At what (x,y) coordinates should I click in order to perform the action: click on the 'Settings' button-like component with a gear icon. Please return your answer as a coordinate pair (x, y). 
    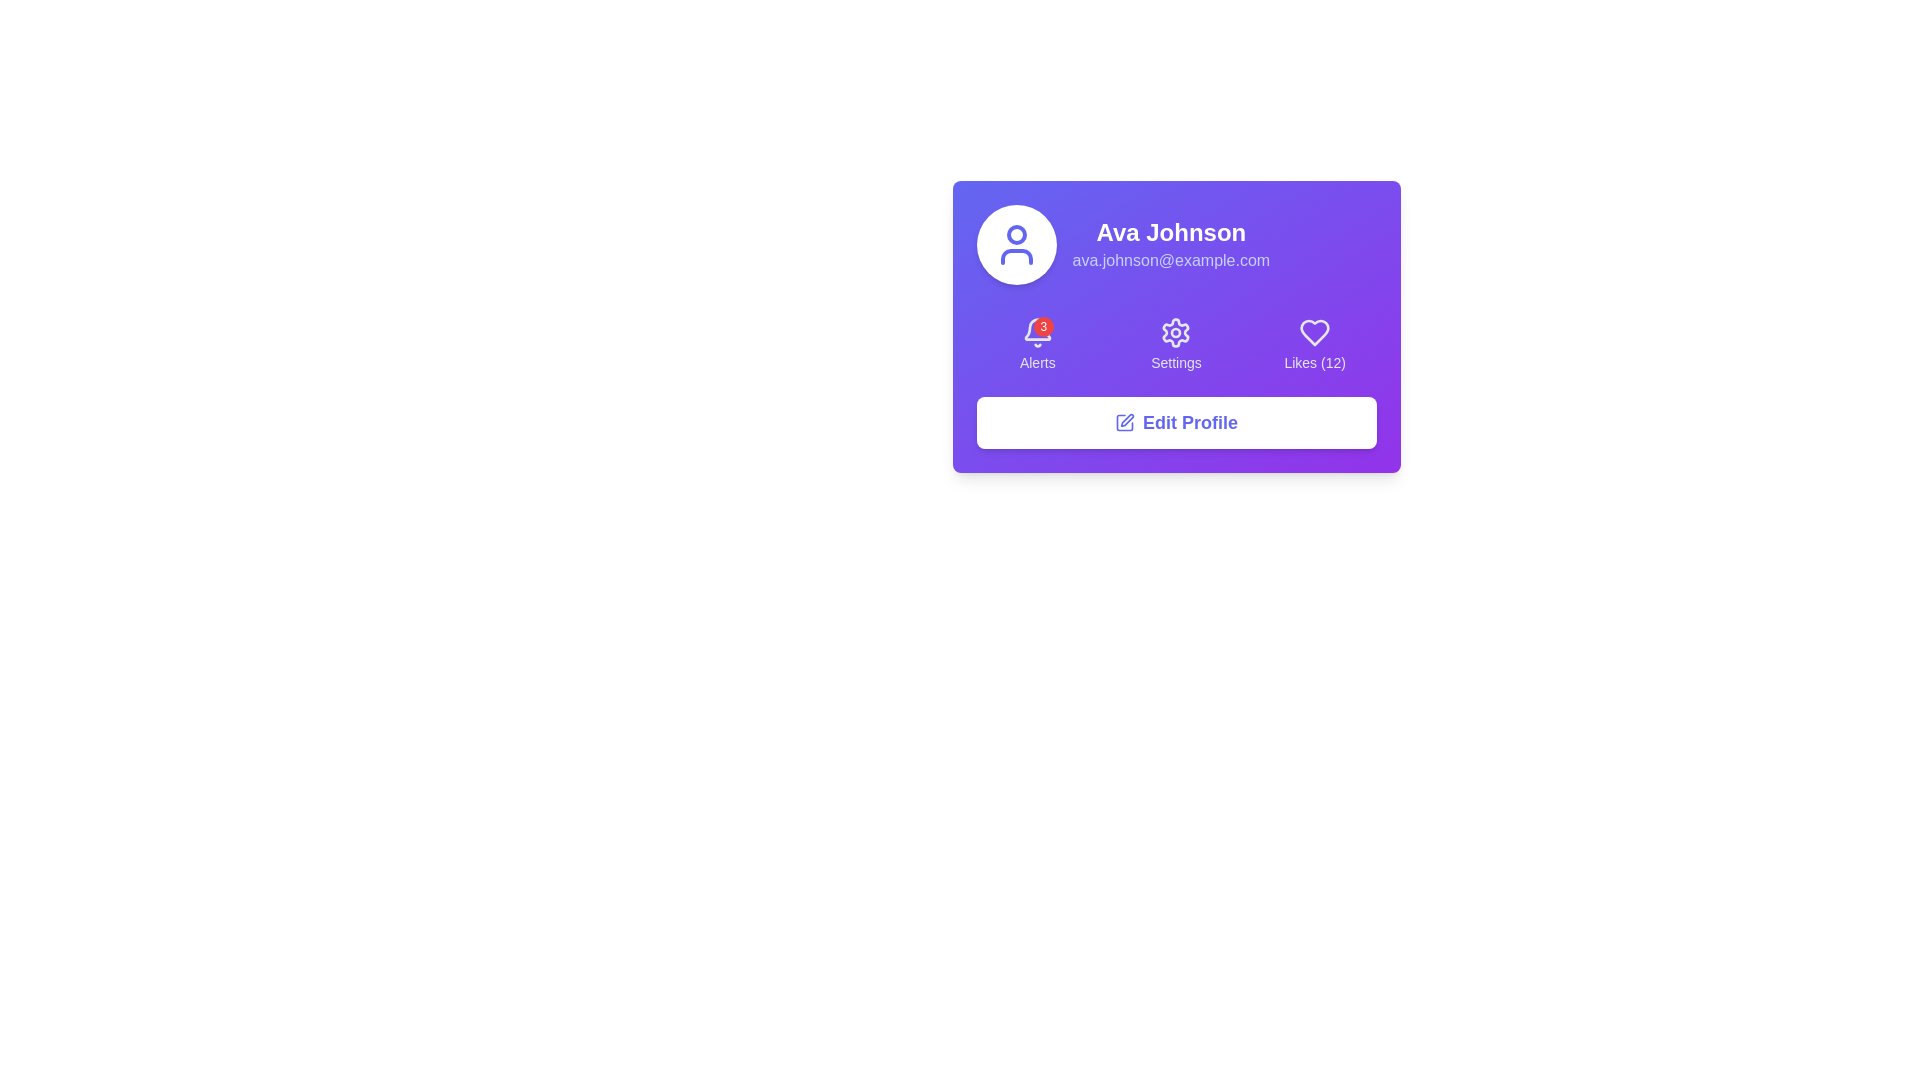
    Looking at the image, I should click on (1176, 343).